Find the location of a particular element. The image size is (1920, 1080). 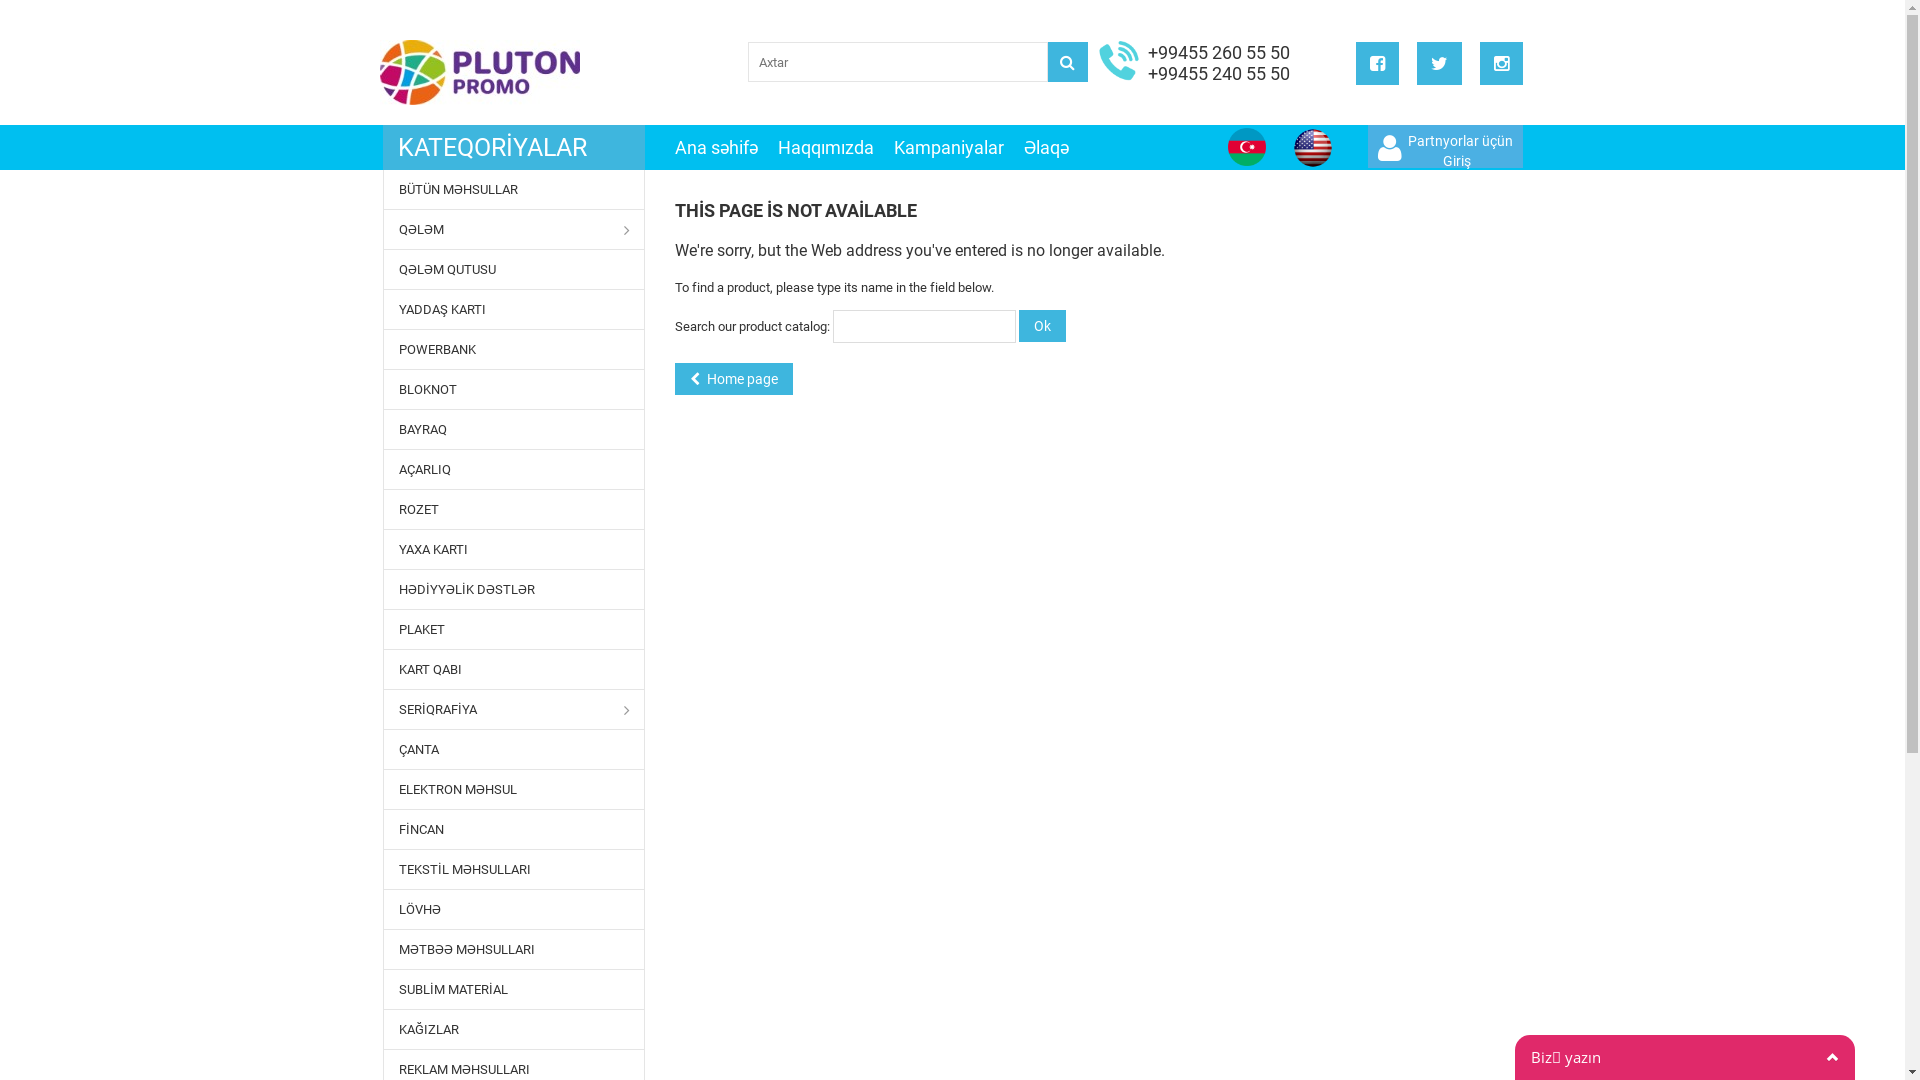

'YAXA KARTI' is located at coordinates (514, 549).